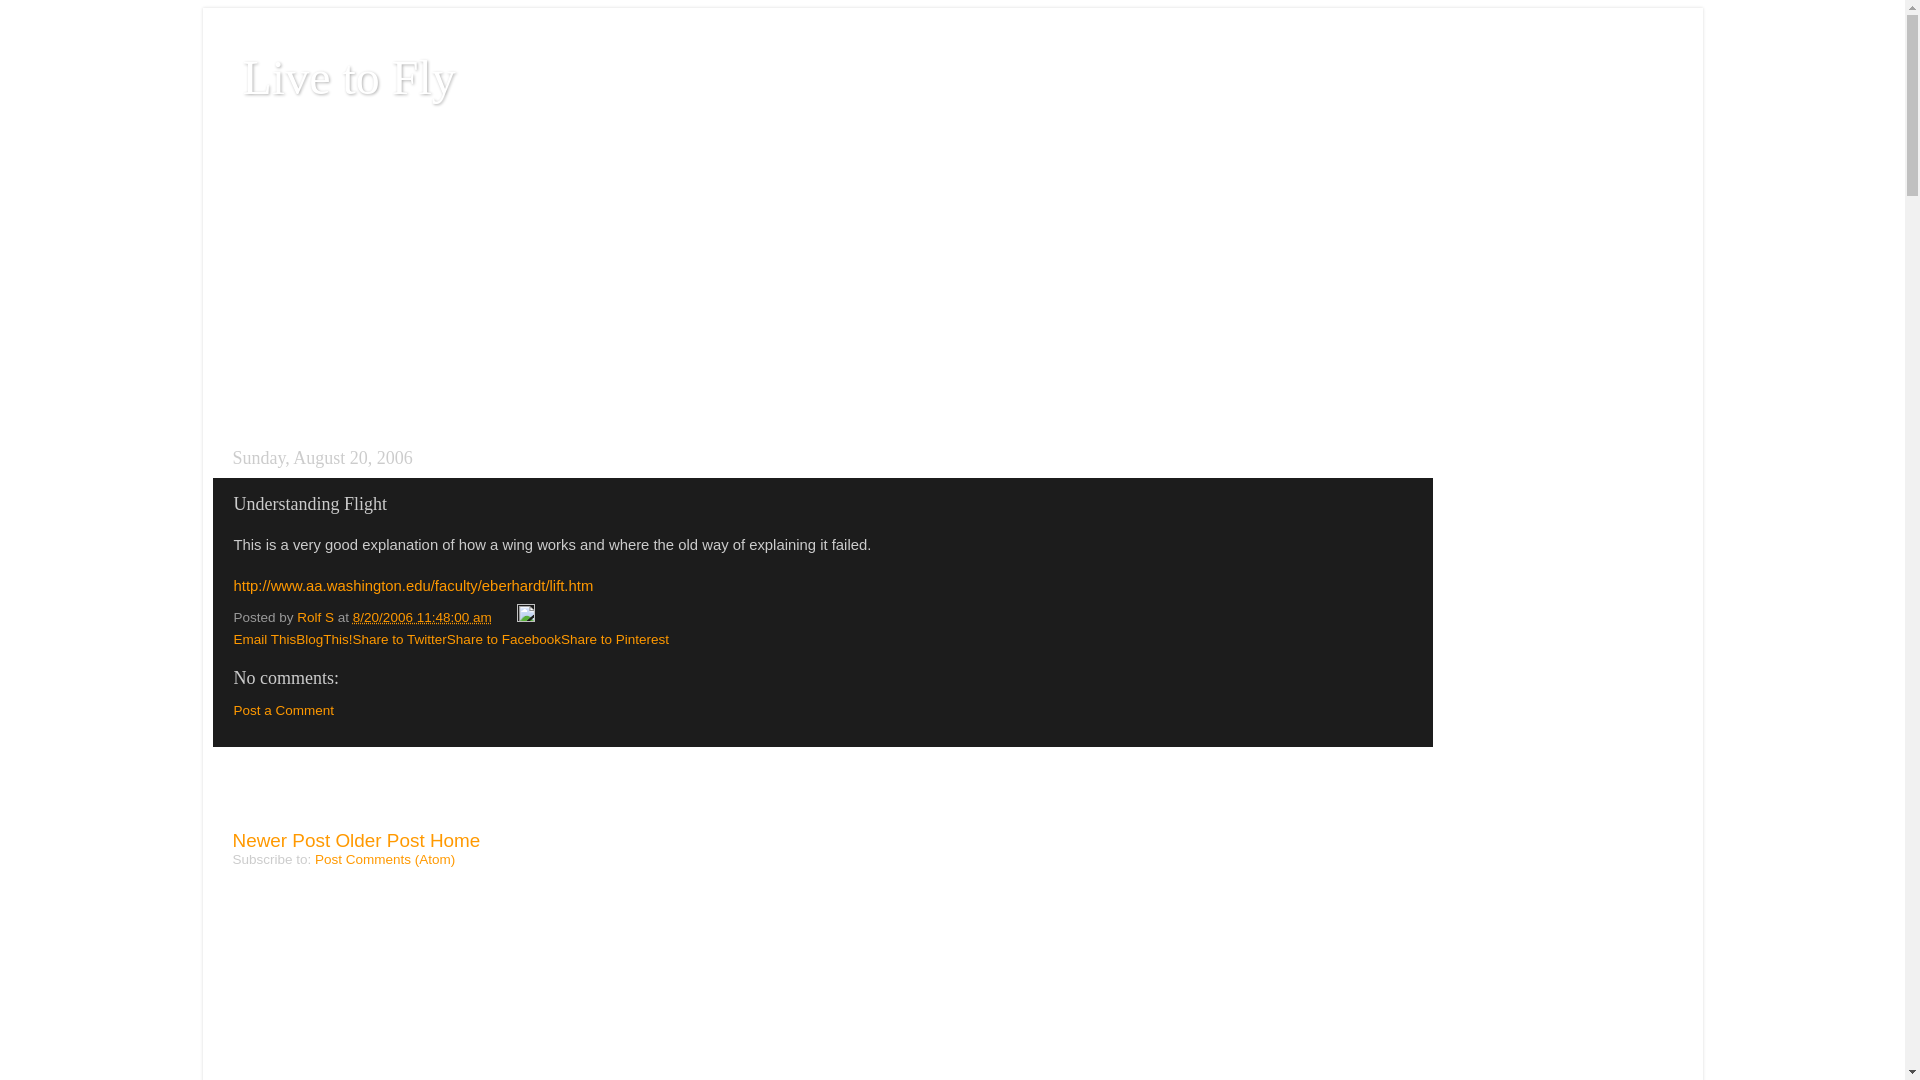 The width and height of the screenshot is (1920, 1080). What do you see at coordinates (613, 639) in the screenshot?
I see `'Share to Pinterest'` at bounding box center [613, 639].